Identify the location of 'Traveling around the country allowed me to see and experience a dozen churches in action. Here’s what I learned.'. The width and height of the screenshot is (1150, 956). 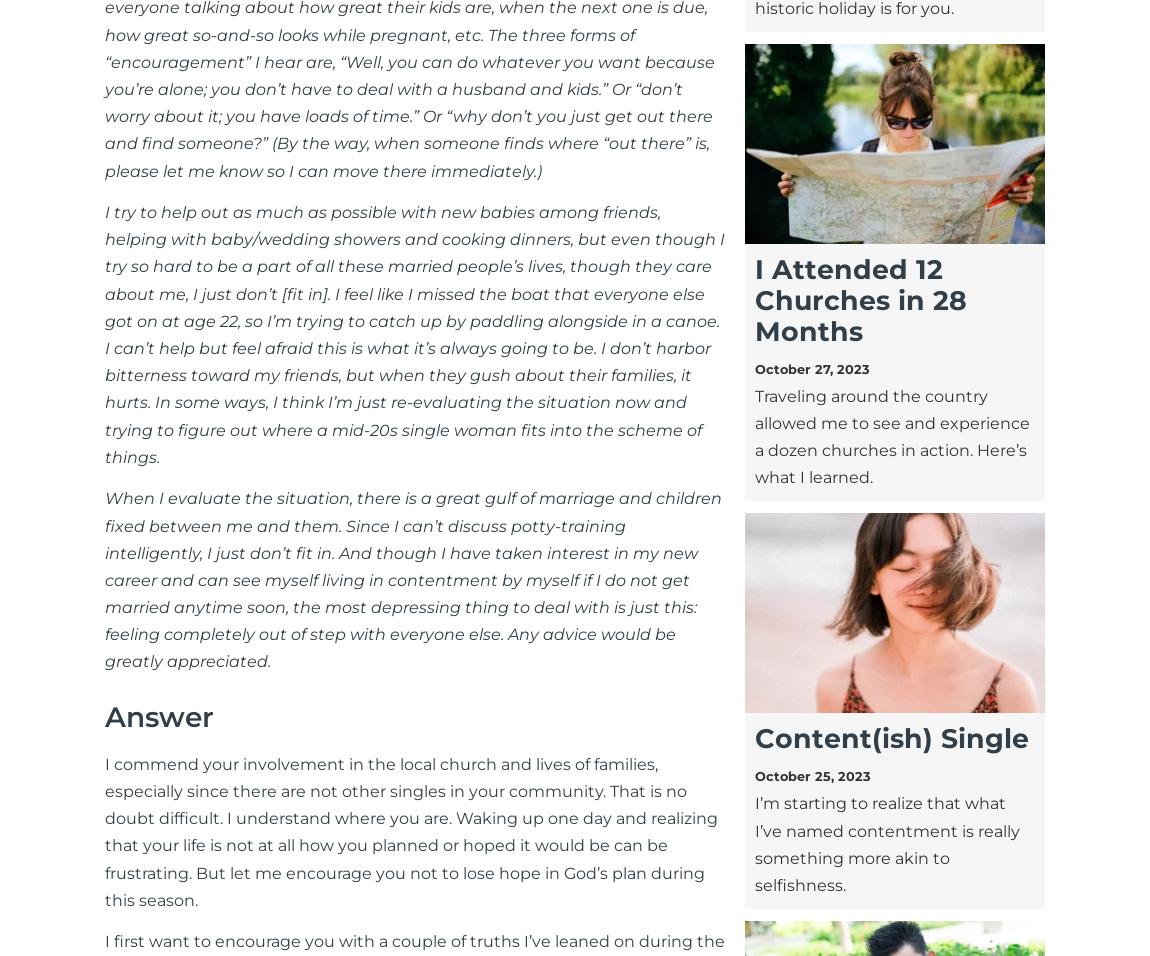
(891, 436).